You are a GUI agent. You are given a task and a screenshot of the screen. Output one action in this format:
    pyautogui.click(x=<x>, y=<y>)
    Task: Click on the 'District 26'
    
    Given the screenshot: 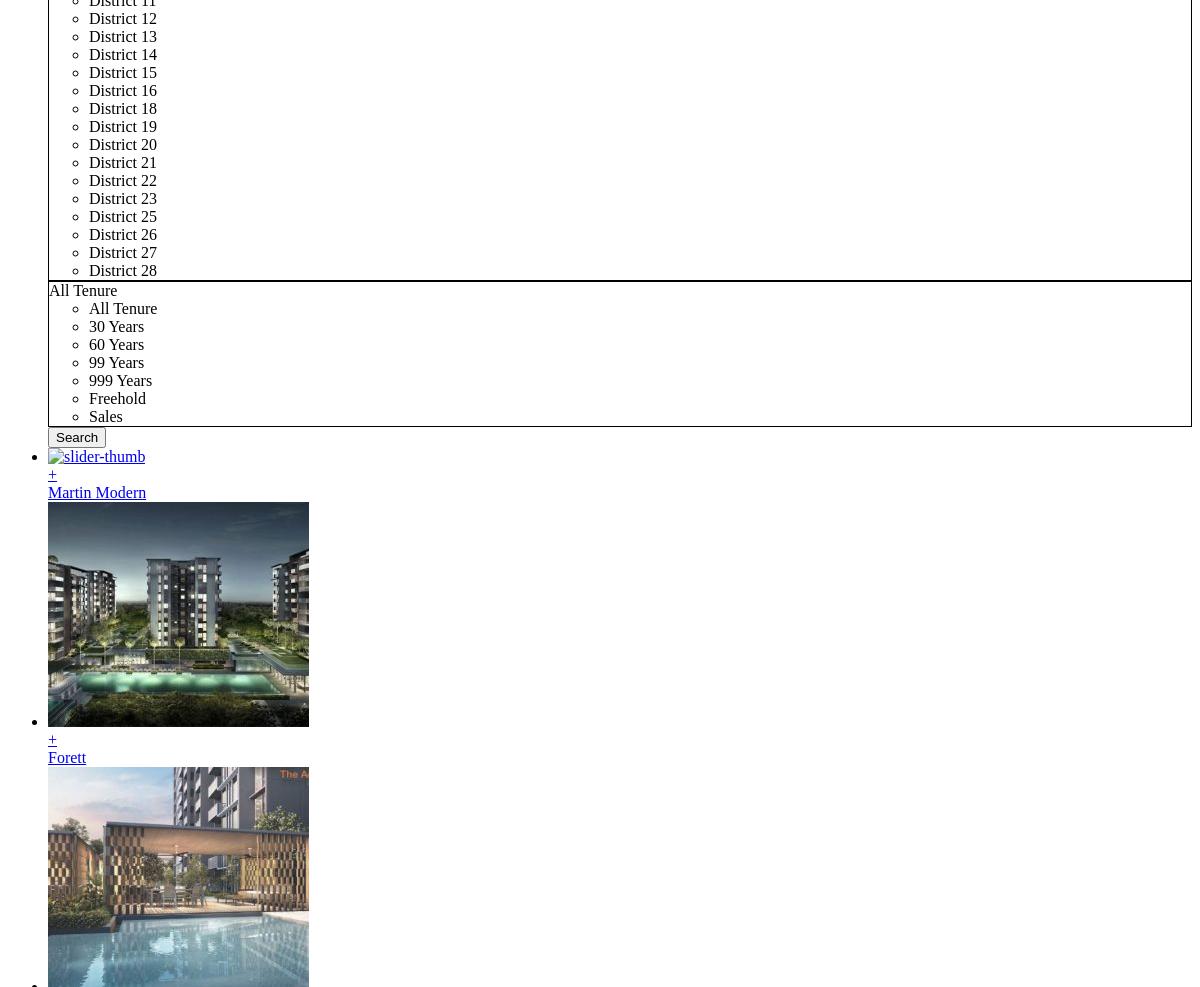 What is the action you would take?
    pyautogui.click(x=122, y=234)
    